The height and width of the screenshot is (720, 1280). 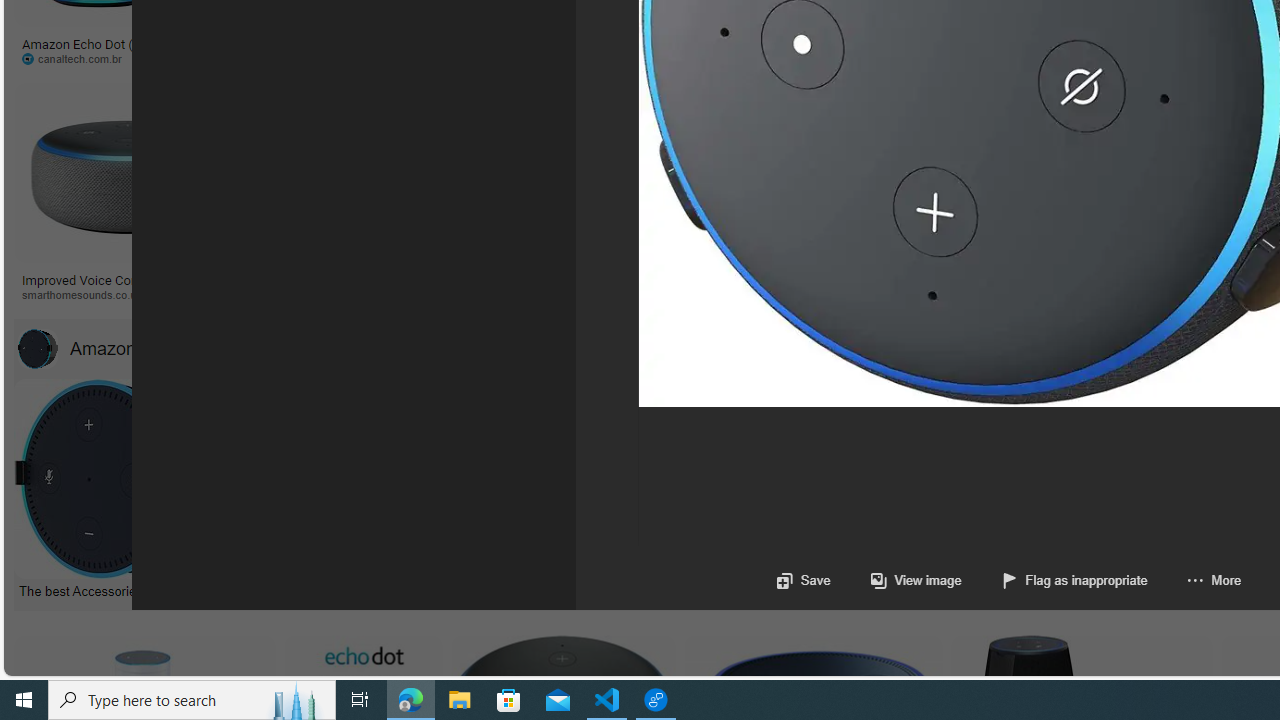 I want to click on 'Save', so click(x=803, y=580).